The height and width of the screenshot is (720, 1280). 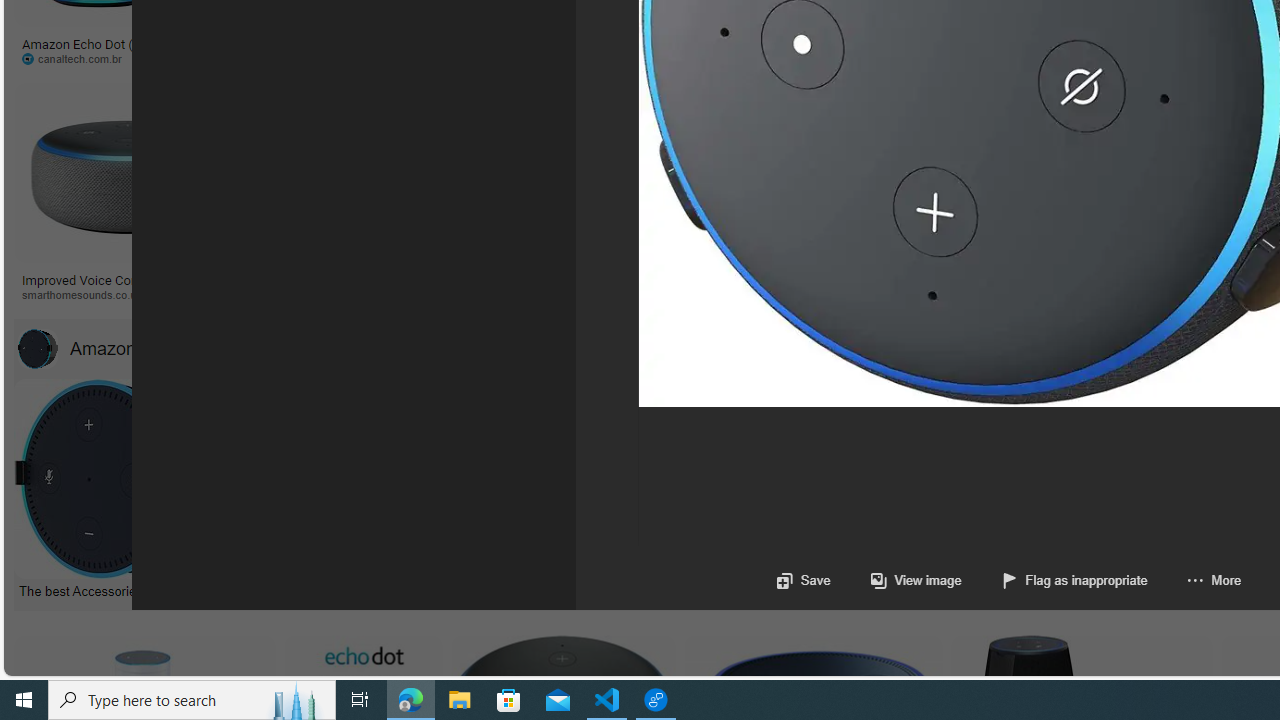 I want to click on 'Save', so click(x=803, y=580).